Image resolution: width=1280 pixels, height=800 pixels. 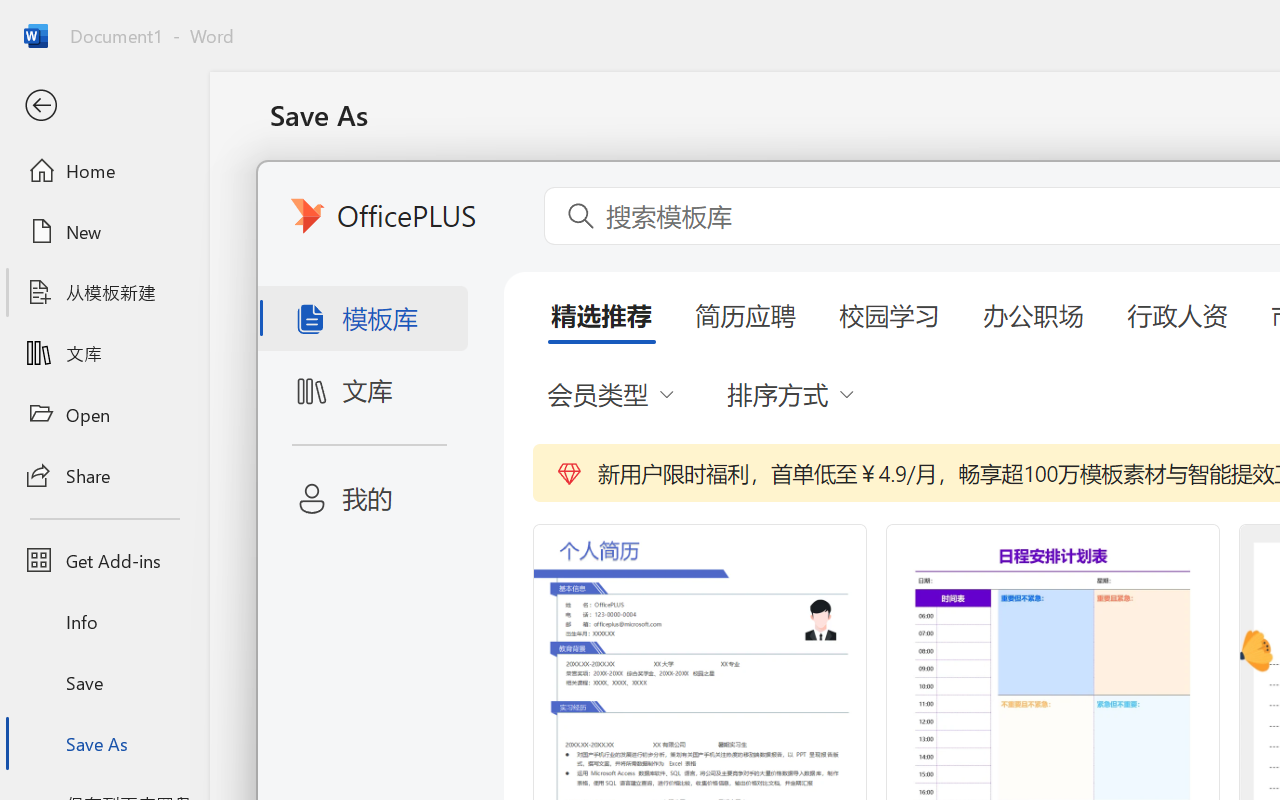 I want to click on 'New', so click(x=103, y=231).